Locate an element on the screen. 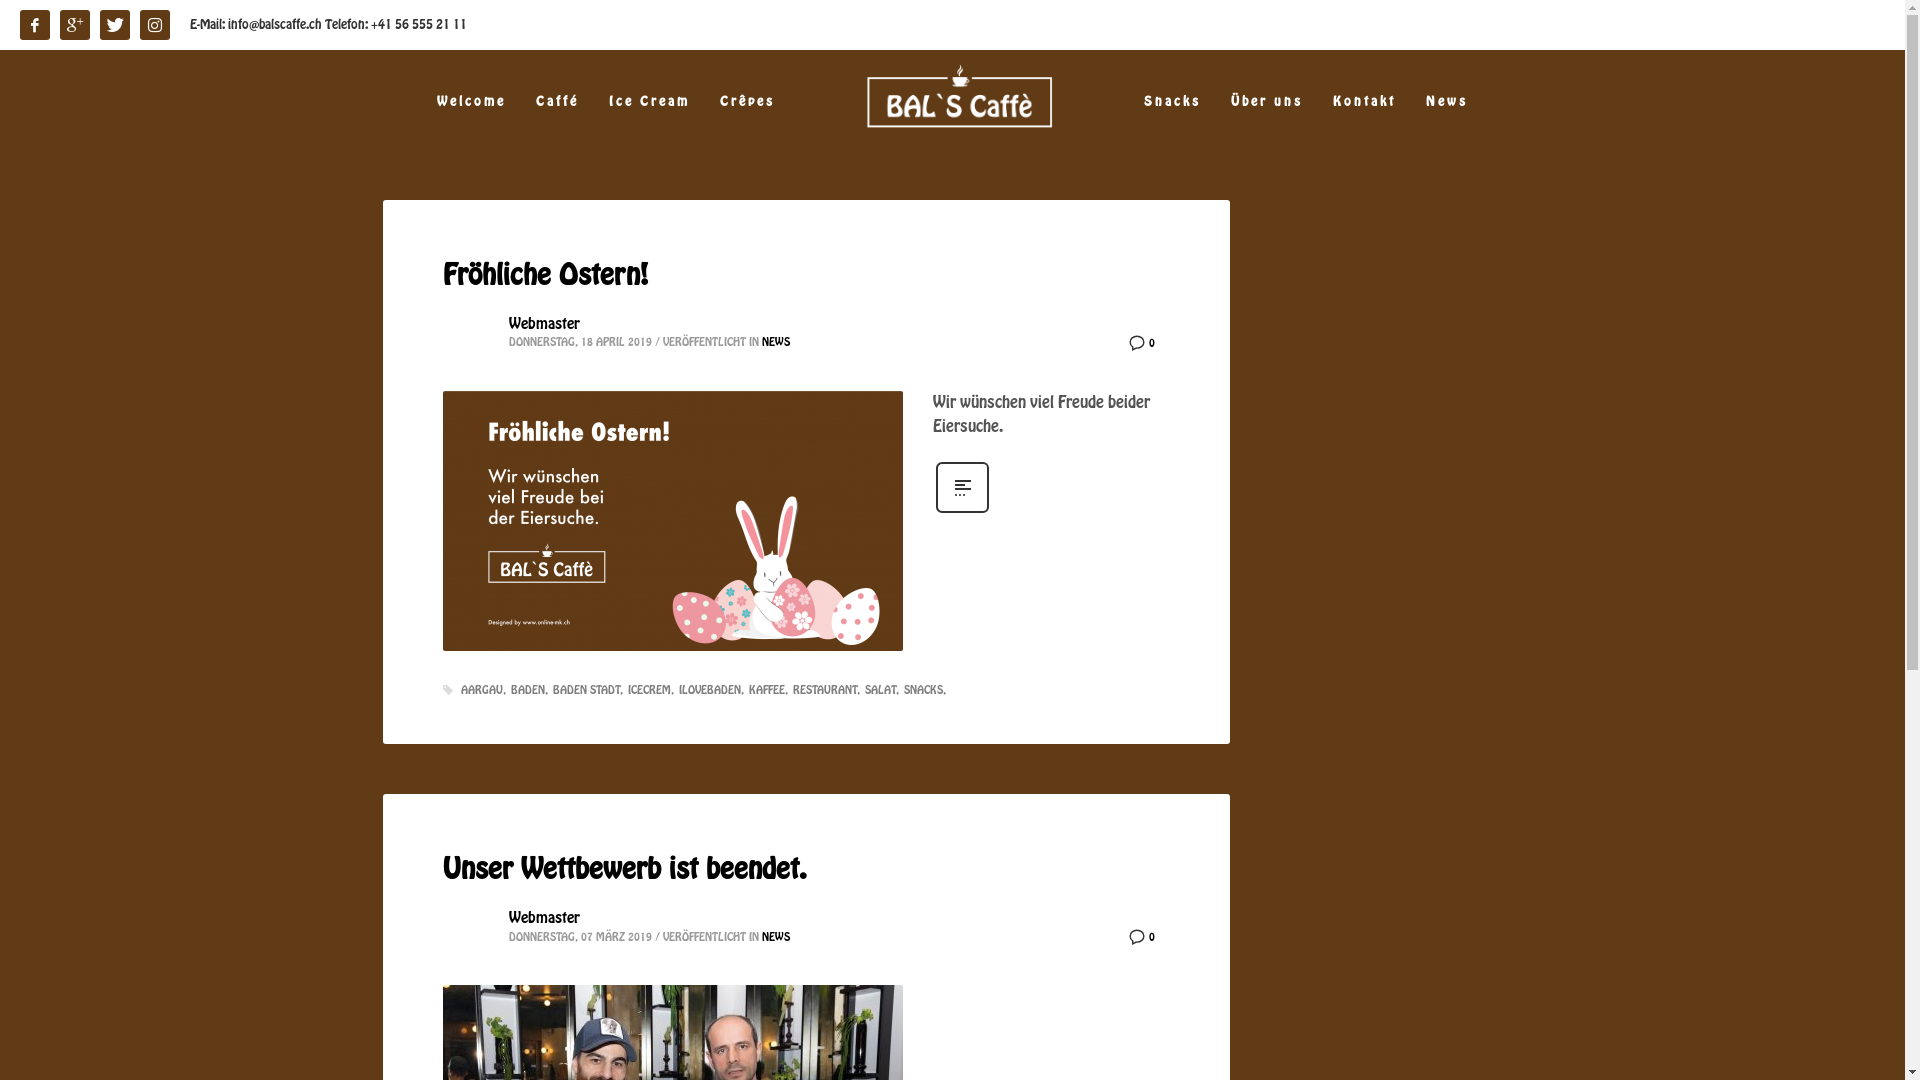  'Unser Wettbewerb ist beendet.' is located at coordinates (623, 869).